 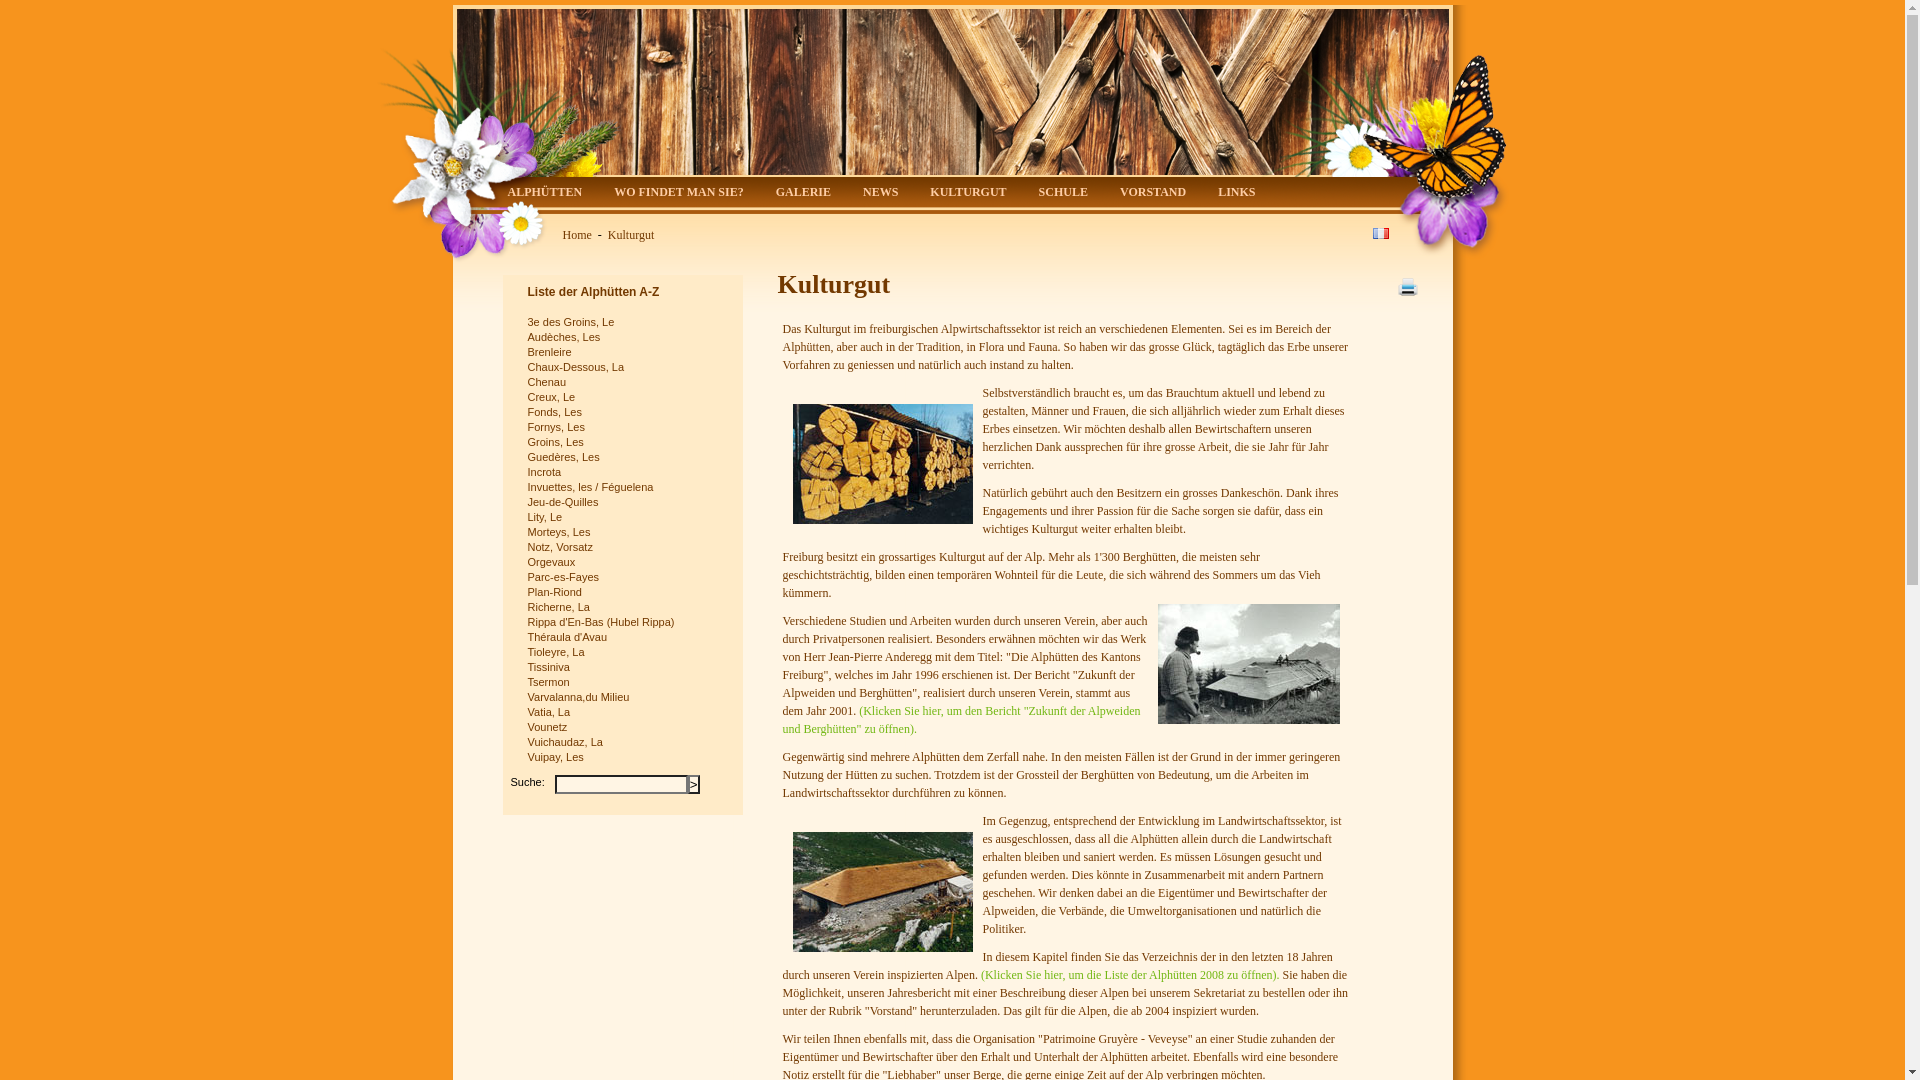 I want to click on 'Brenleire', so click(x=624, y=351).